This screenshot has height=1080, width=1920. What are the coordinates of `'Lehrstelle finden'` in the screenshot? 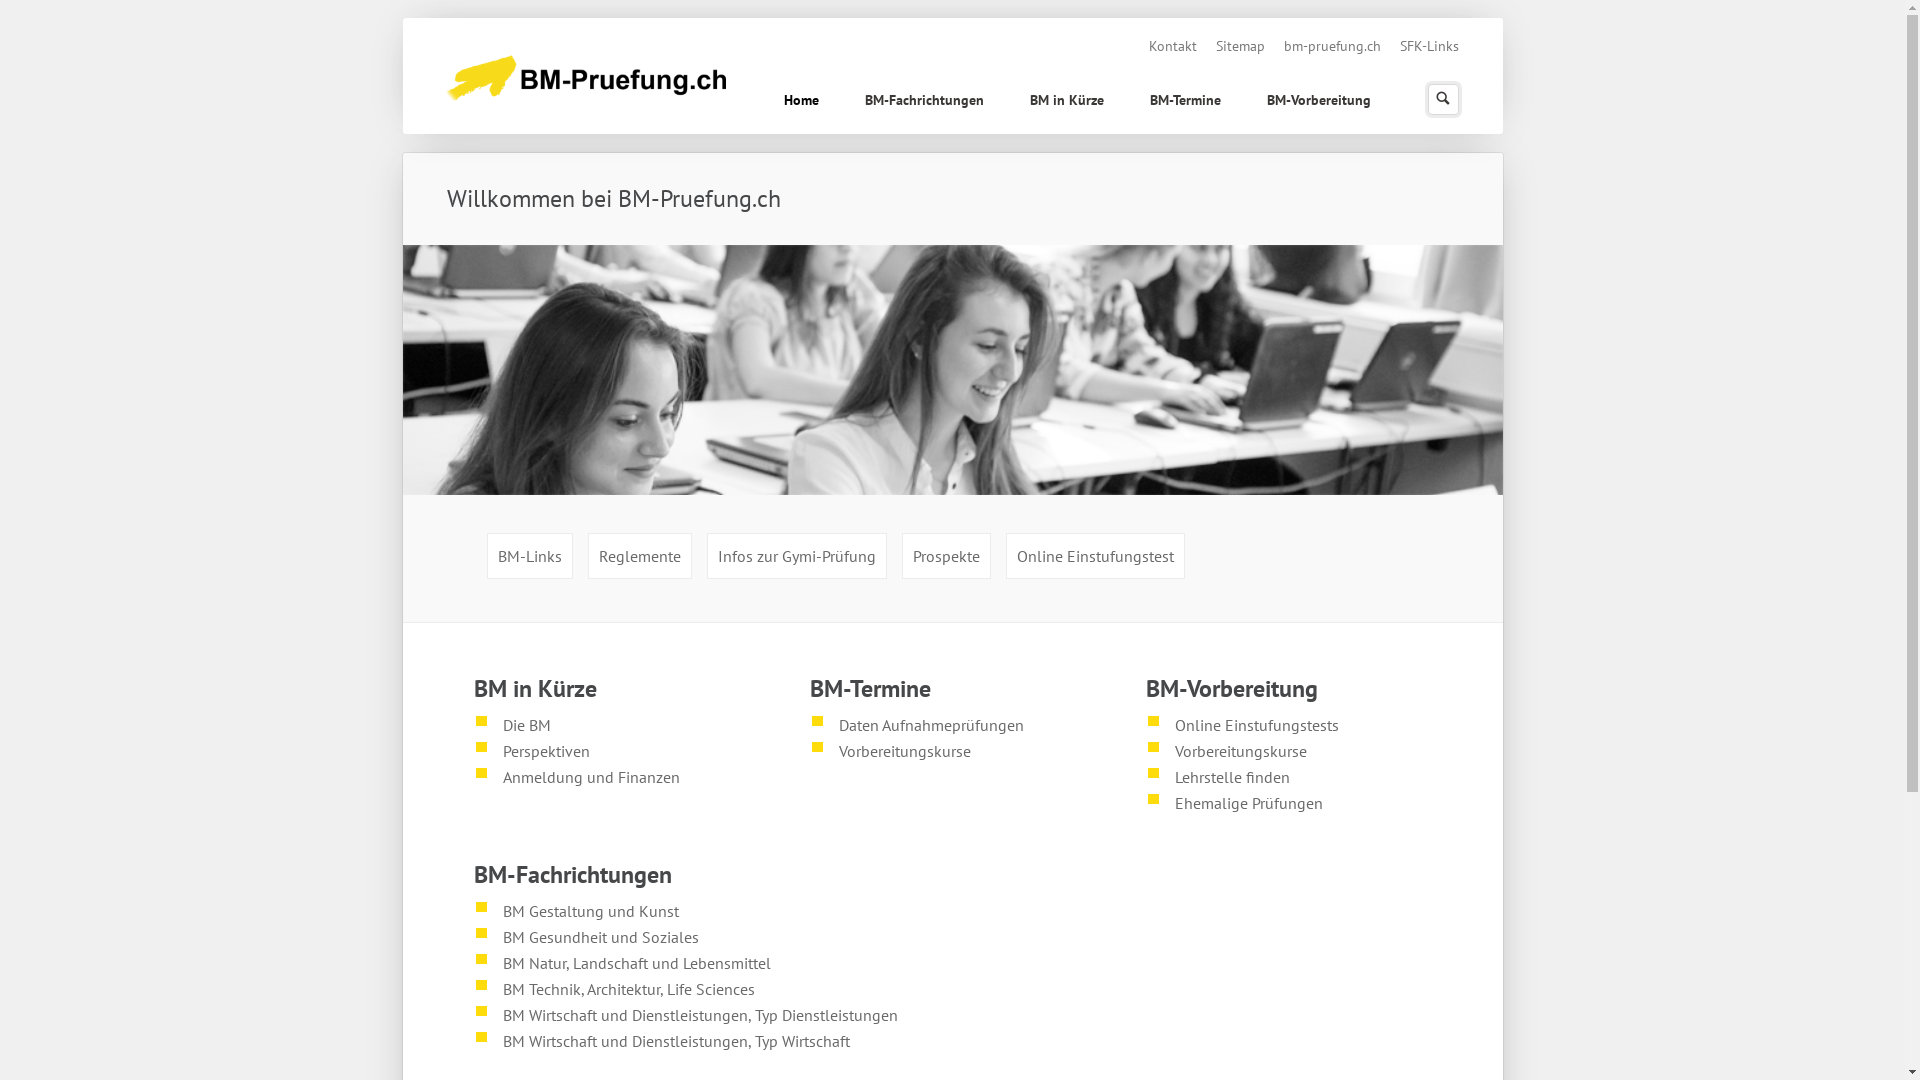 It's located at (1175, 775).